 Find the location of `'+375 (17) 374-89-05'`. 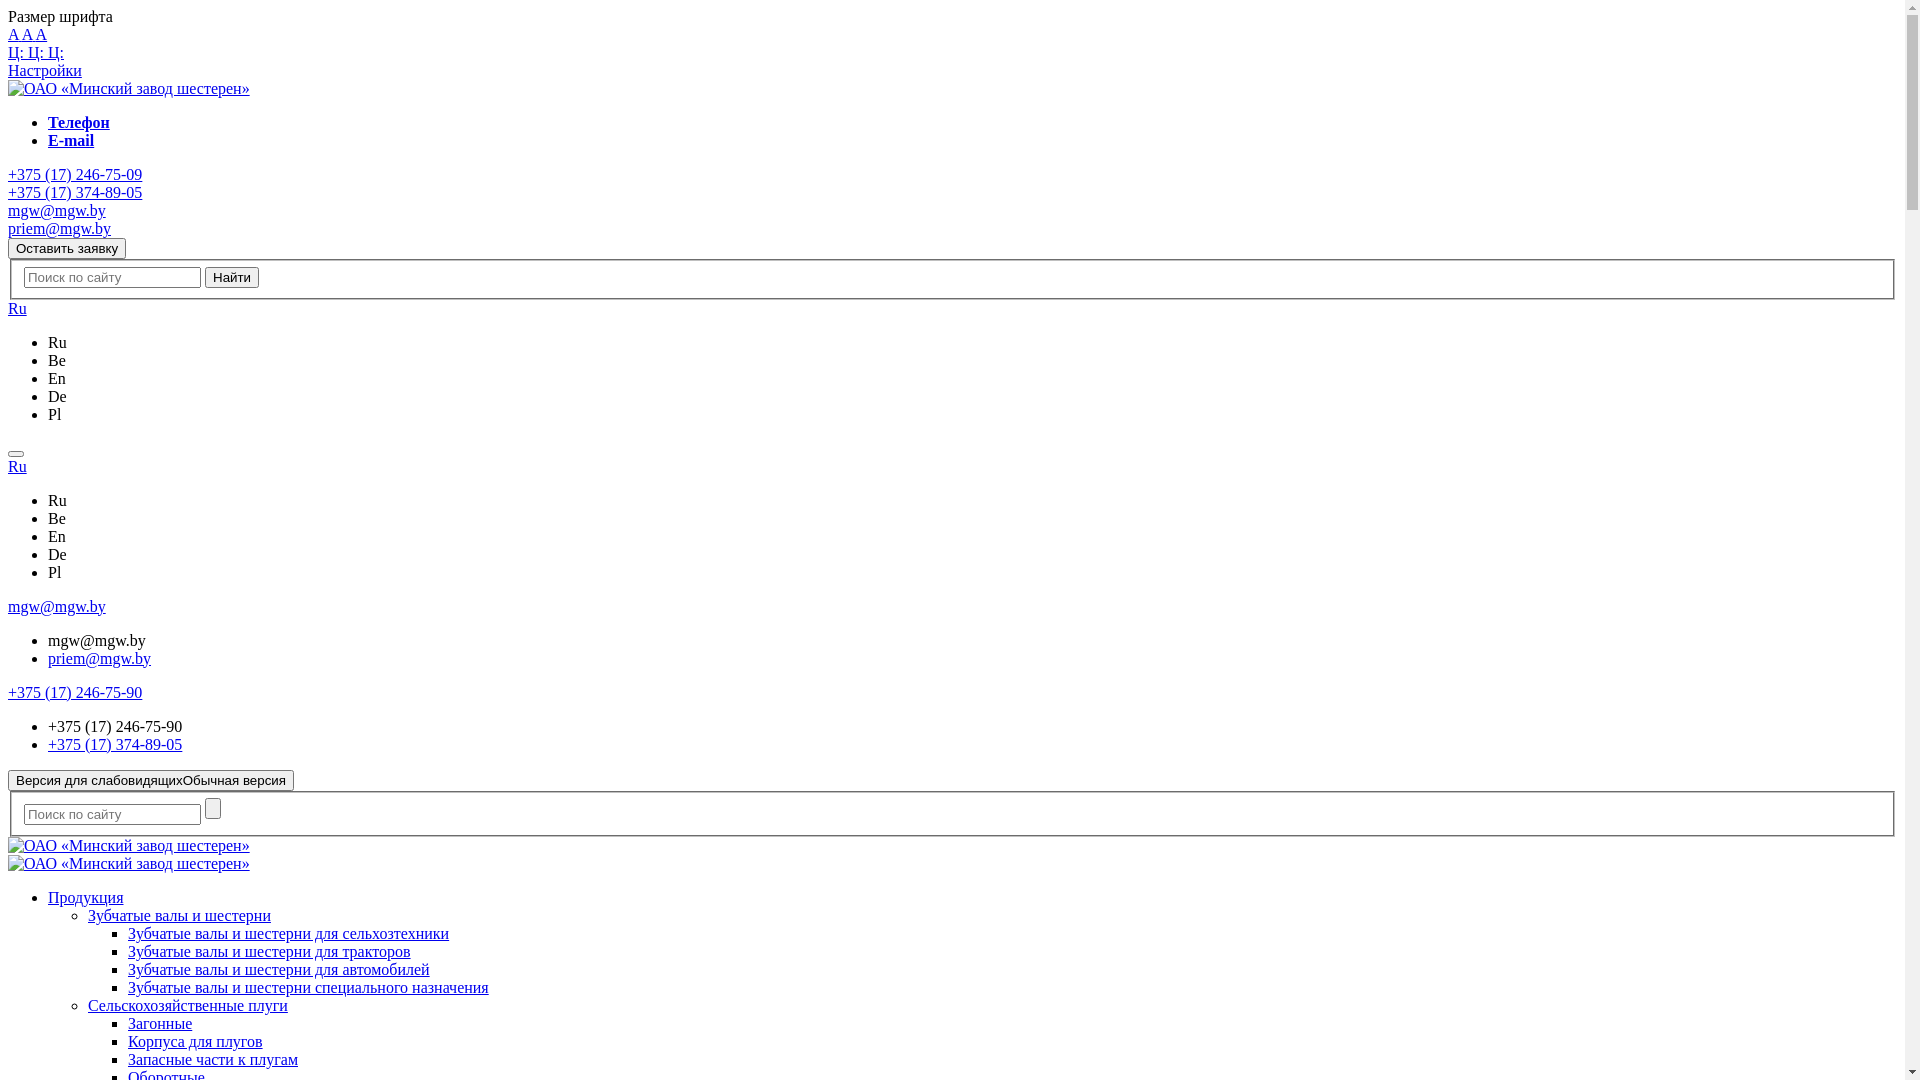

'+375 (17) 374-89-05' is located at coordinates (48, 744).